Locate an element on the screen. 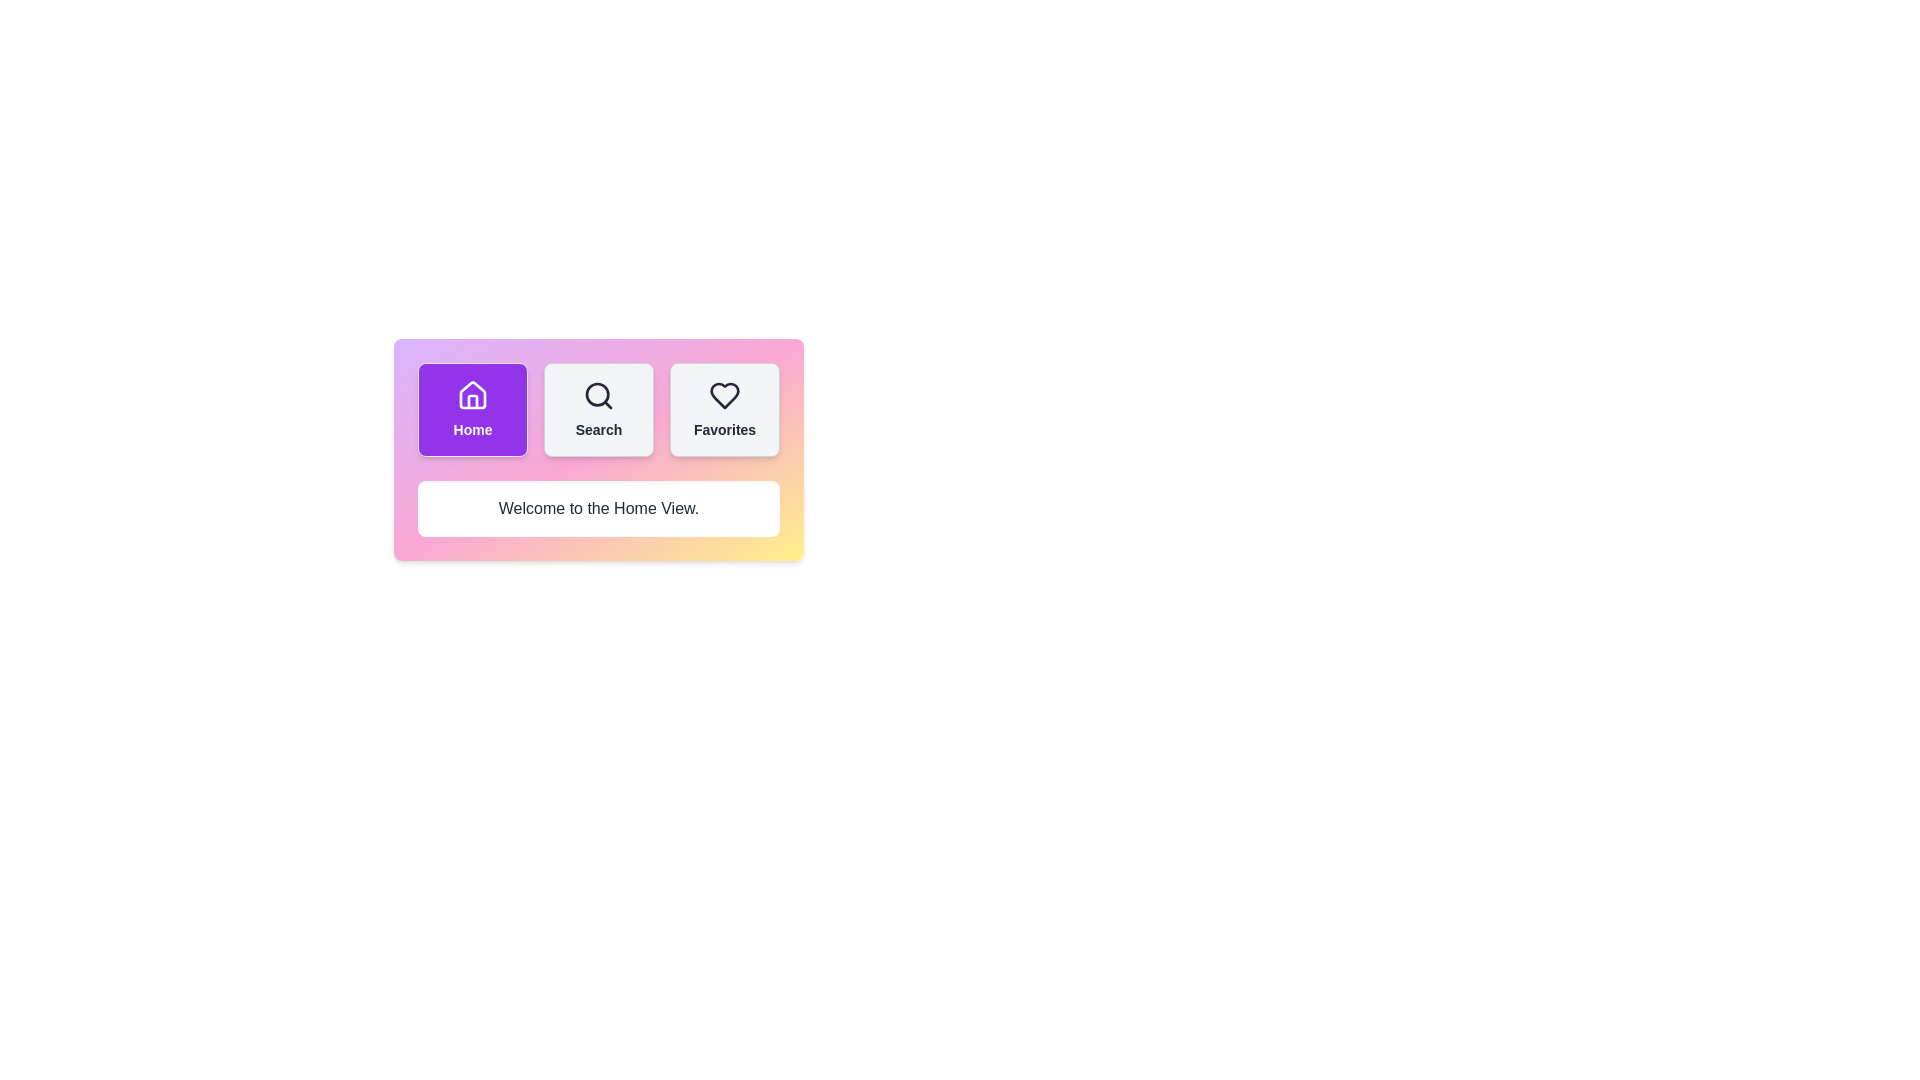 This screenshot has width=1920, height=1080. the 'Favorites' text label, which is the third item in a row of three elements, located under the heart icon is located at coordinates (723, 428).